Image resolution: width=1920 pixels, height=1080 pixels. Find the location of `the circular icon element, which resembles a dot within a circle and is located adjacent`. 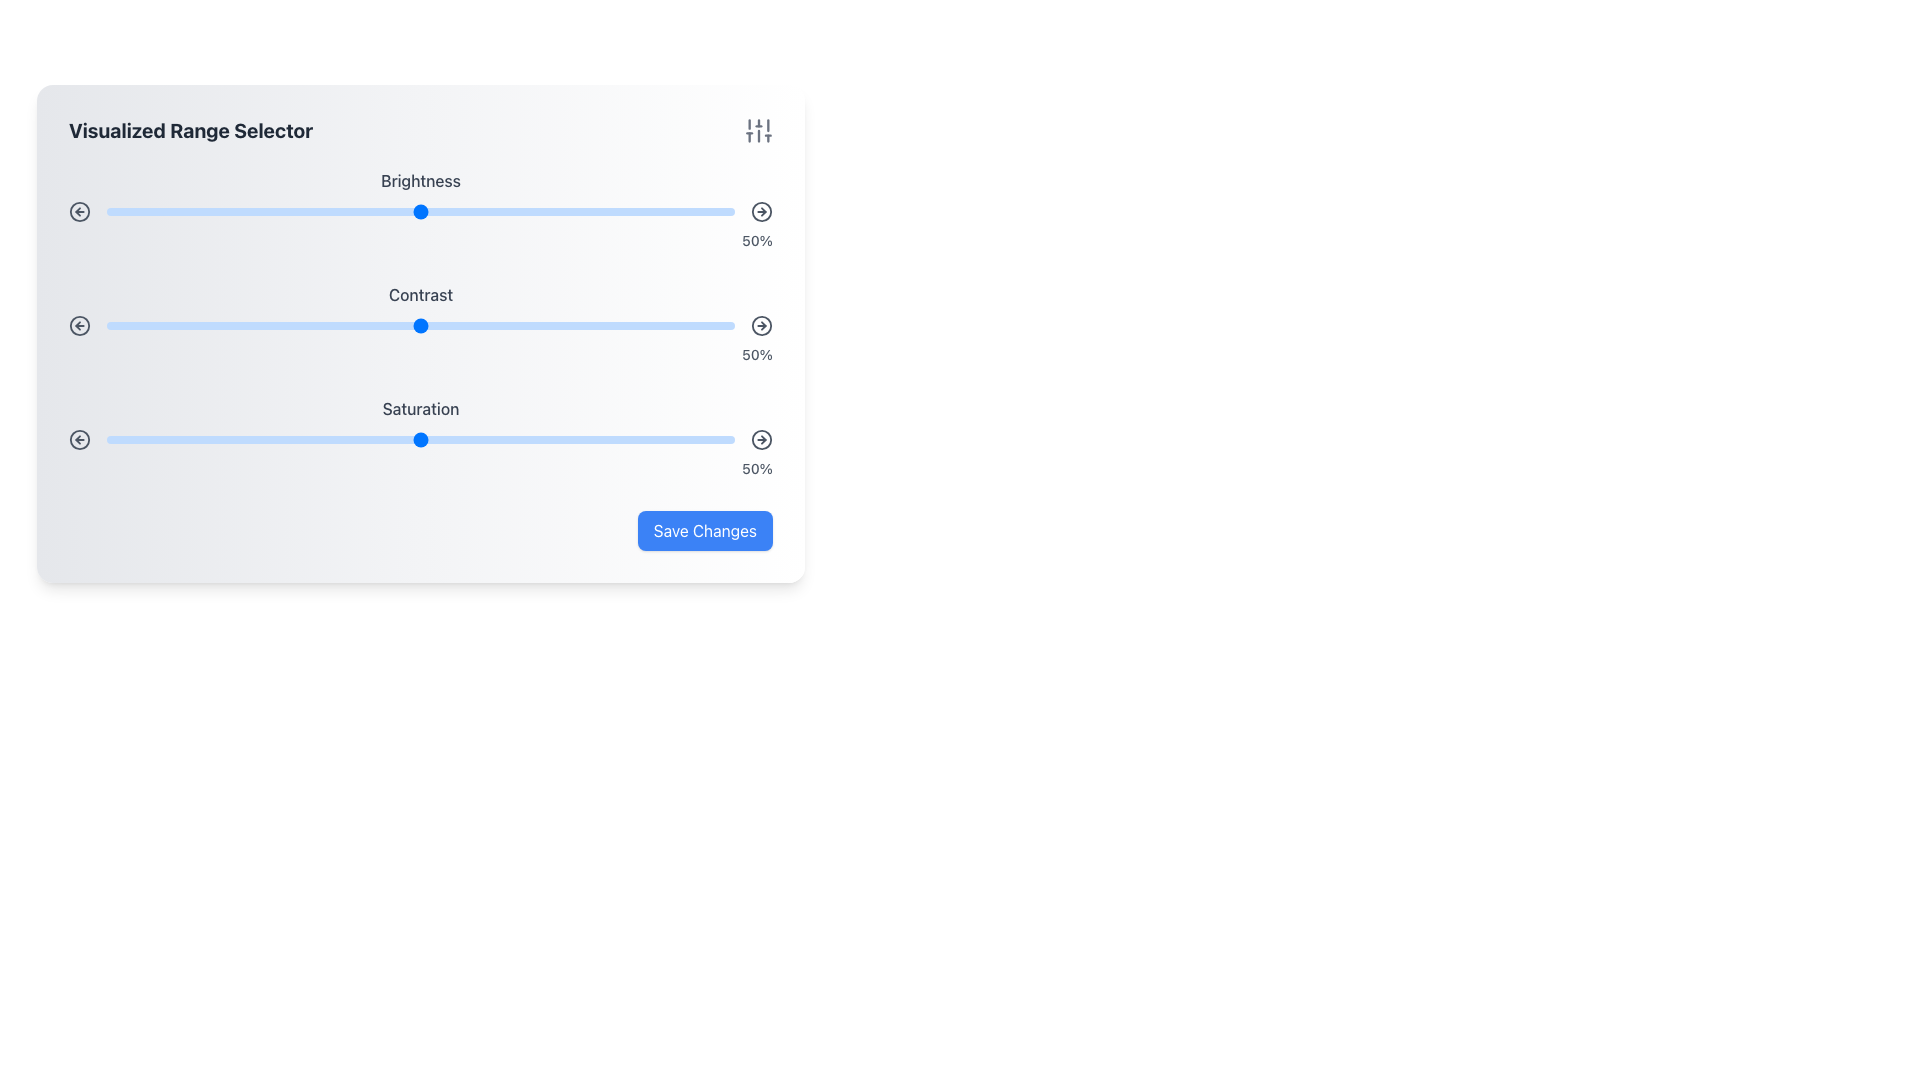

the circular icon element, which resembles a dot within a circle and is located adjacent is located at coordinates (80, 212).